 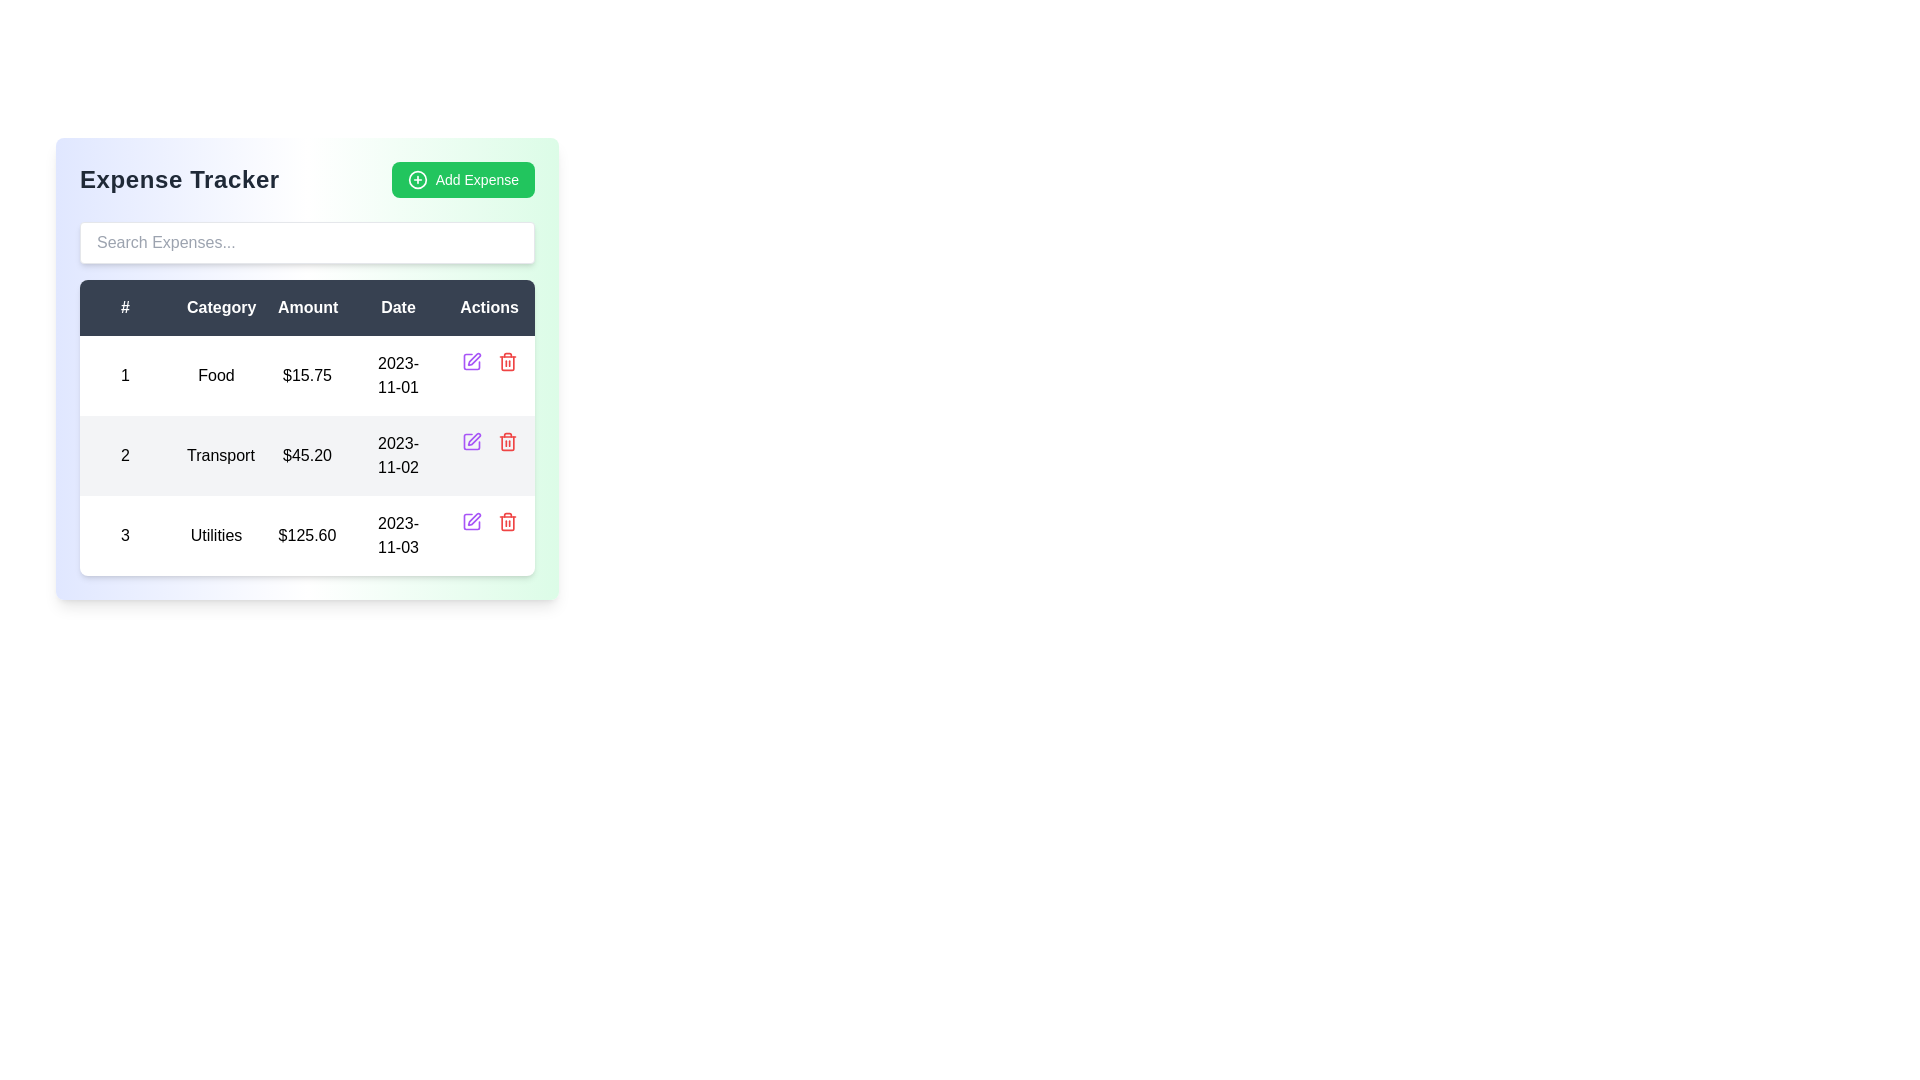 I want to click on text from the monetary amount label located in the Amount column of the second row of the table, so click(x=306, y=455).